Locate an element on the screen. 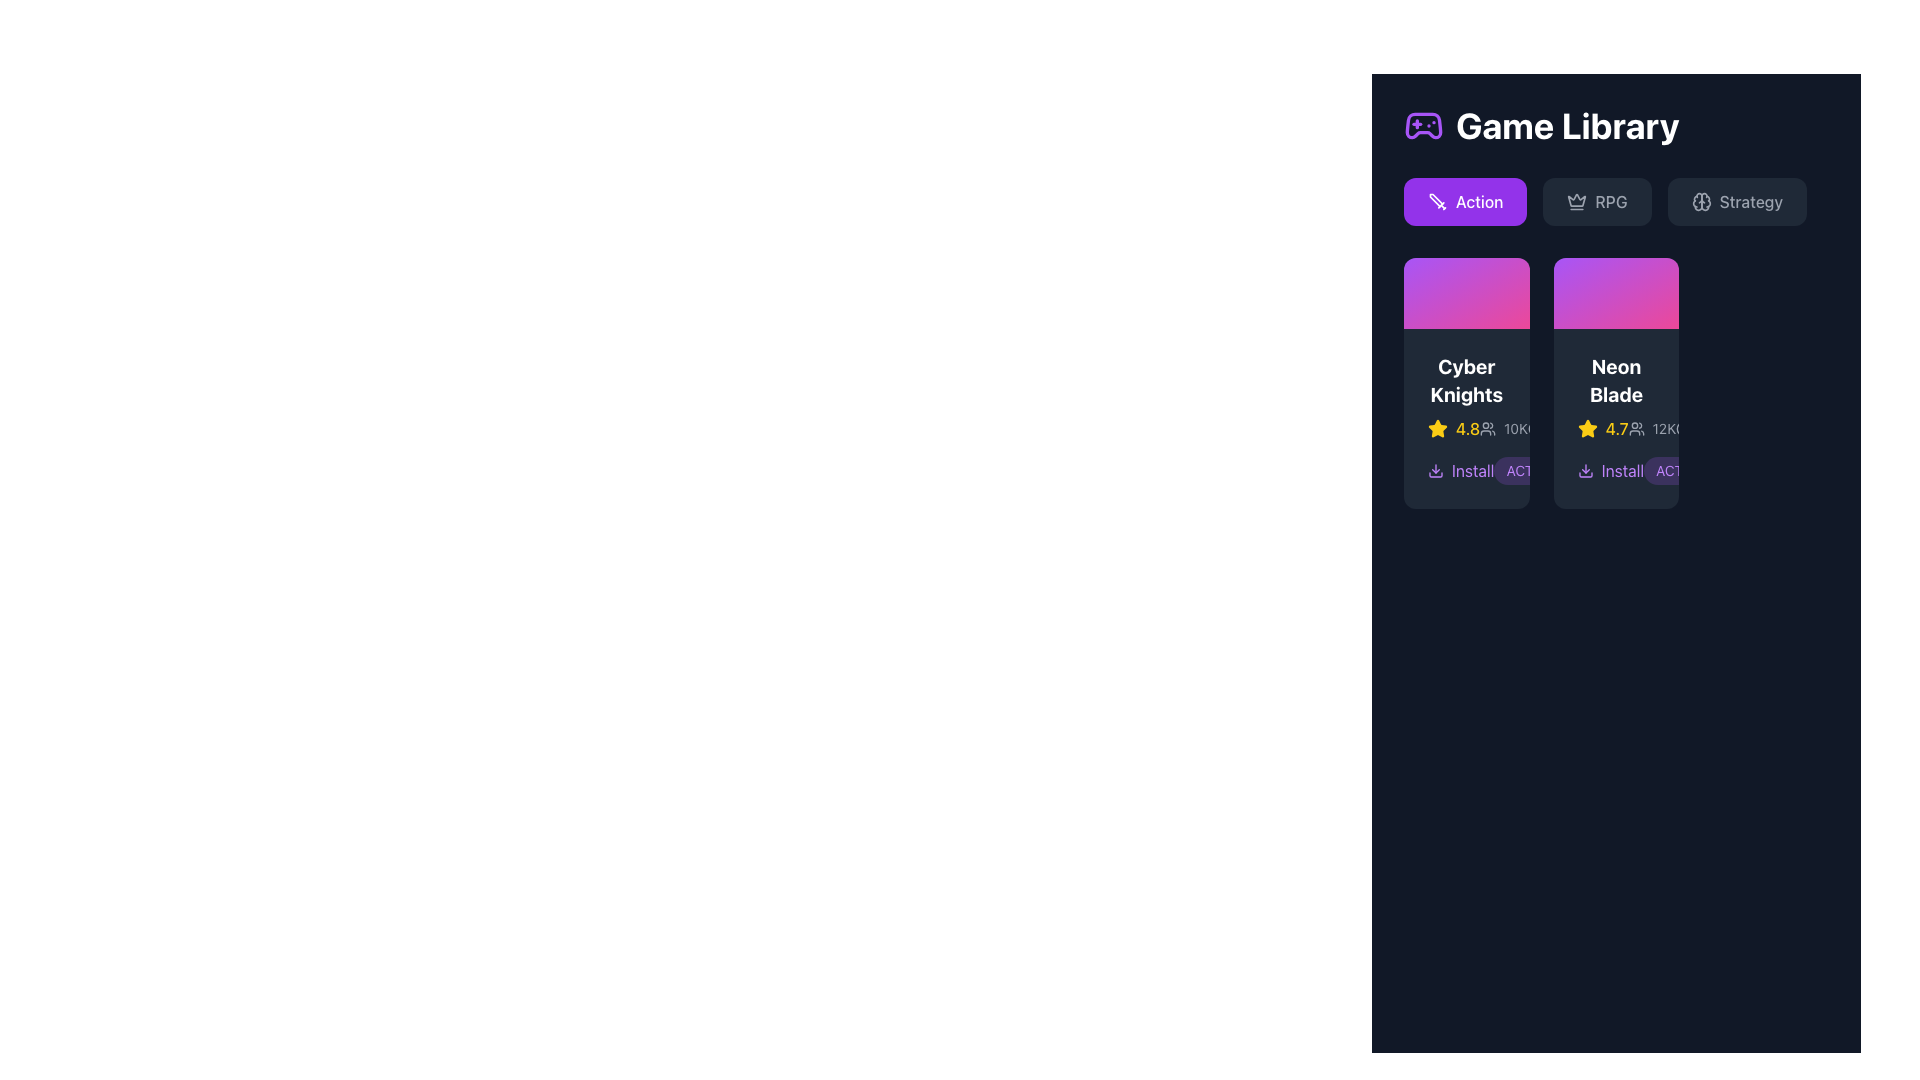 The height and width of the screenshot is (1080, 1920). numeric text label '4.8' that is styled with a medium font weight and presented in yellow color, located next to the yellow star icon on the game card for 'Cyber Knights' is located at coordinates (1468, 427).